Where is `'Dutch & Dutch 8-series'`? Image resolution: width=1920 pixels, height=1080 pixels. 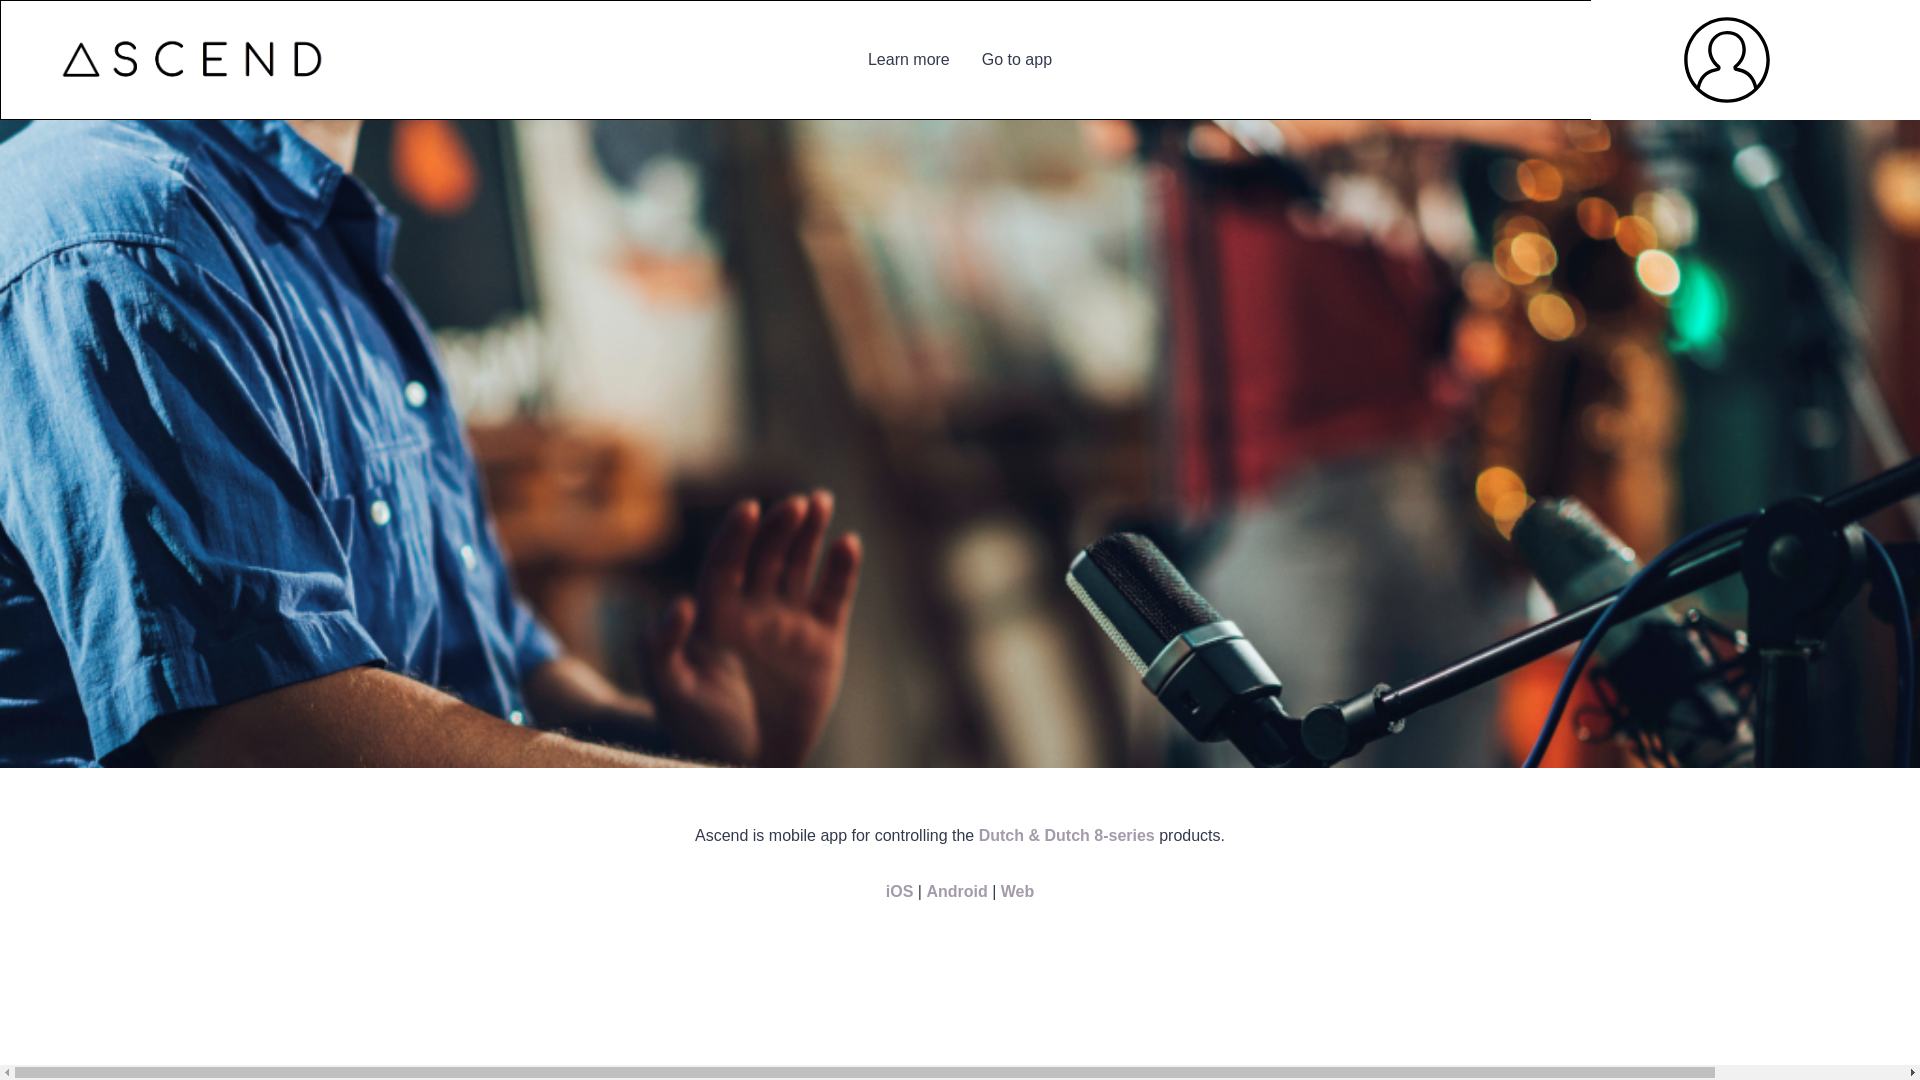
'Dutch & Dutch 8-series' is located at coordinates (1065, 835).